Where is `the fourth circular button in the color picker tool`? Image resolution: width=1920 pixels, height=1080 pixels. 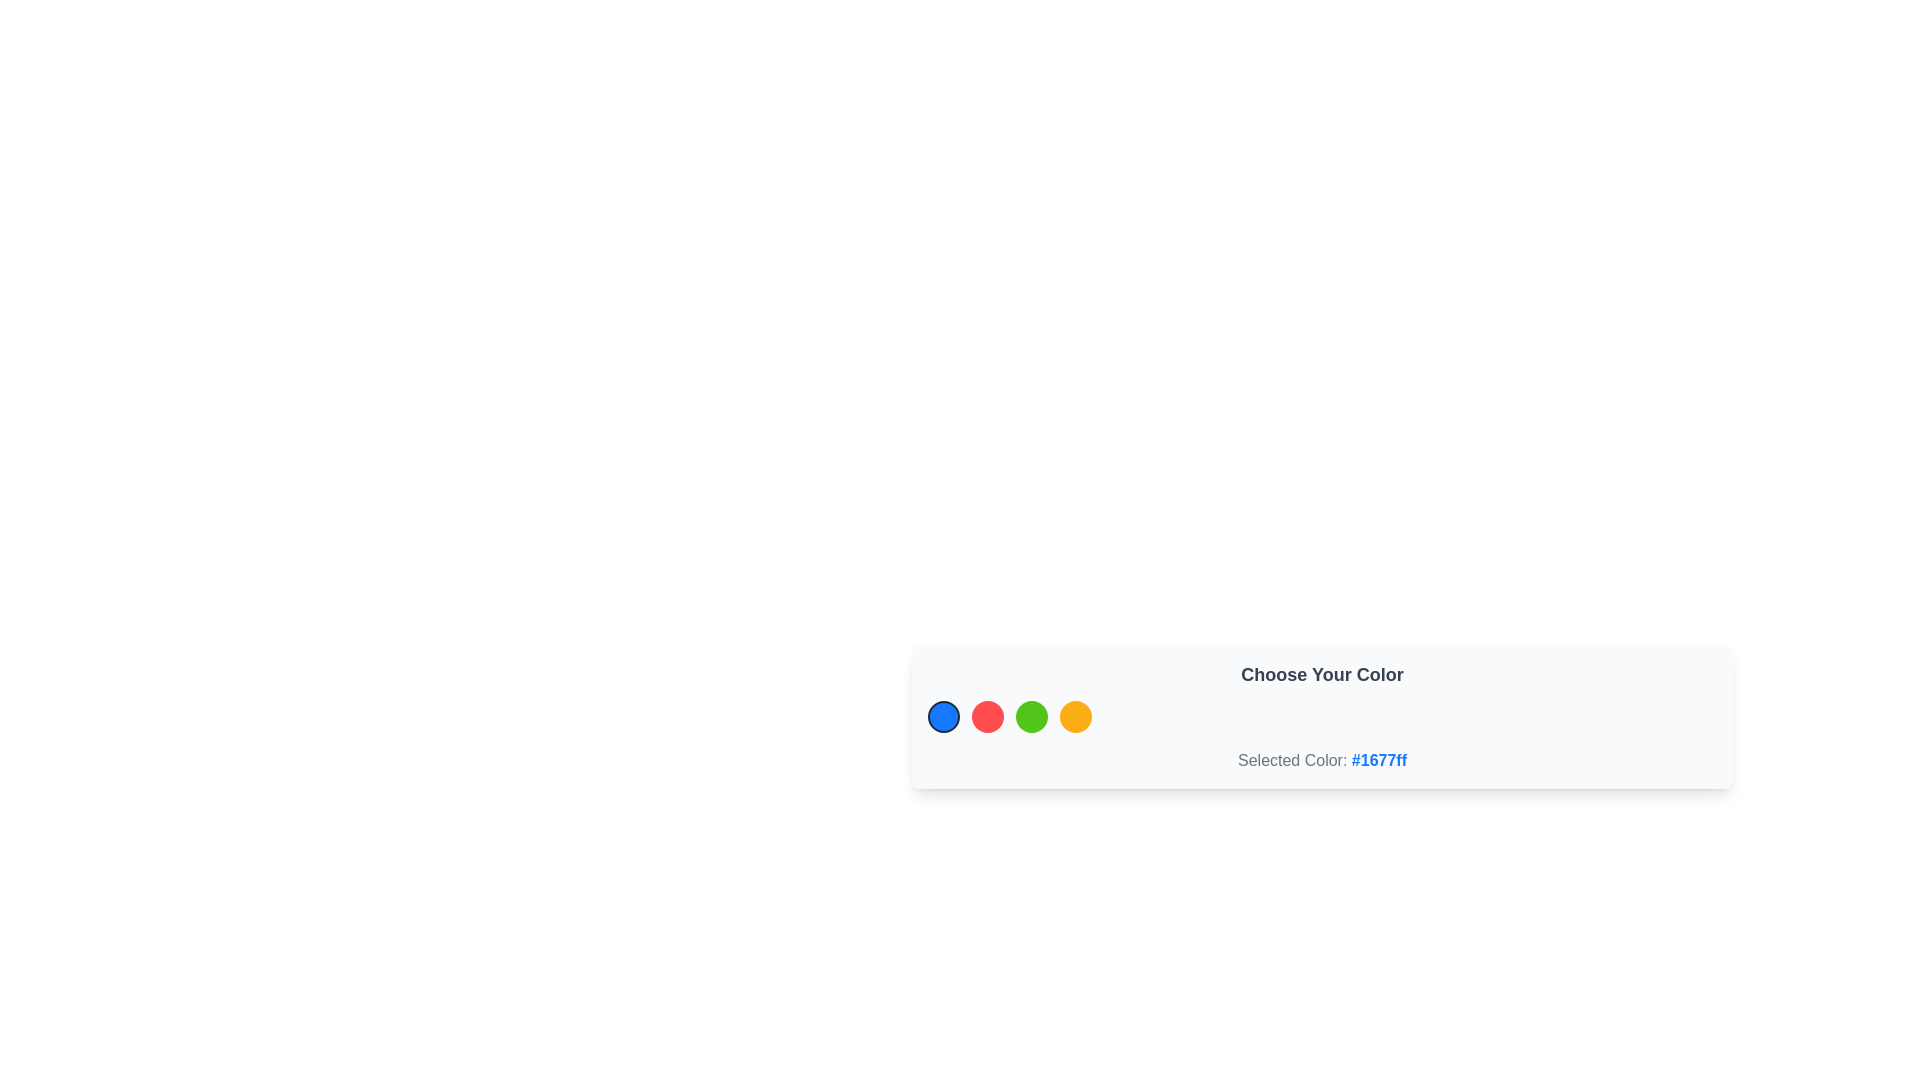
the fourth circular button in the color picker tool is located at coordinates (1074, 716).